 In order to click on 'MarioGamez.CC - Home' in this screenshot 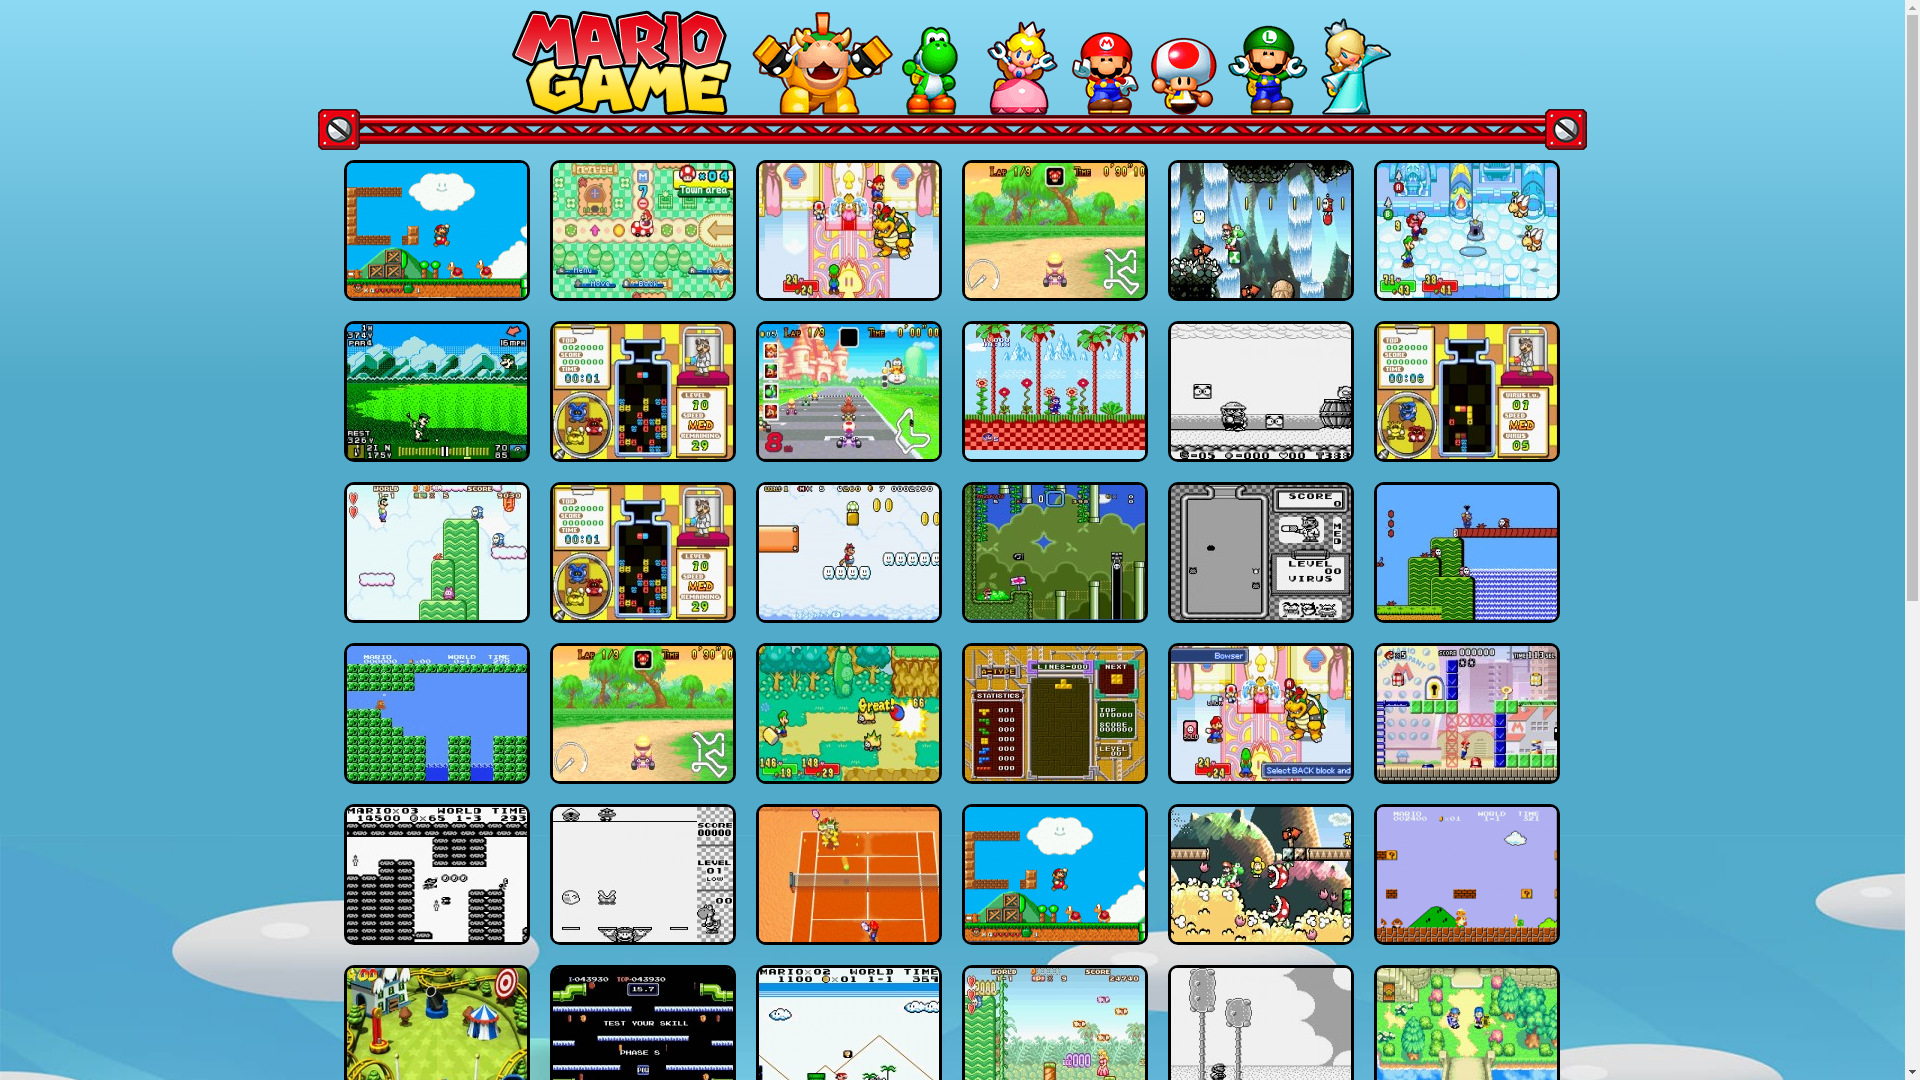, I will do `click(621, 59)`.